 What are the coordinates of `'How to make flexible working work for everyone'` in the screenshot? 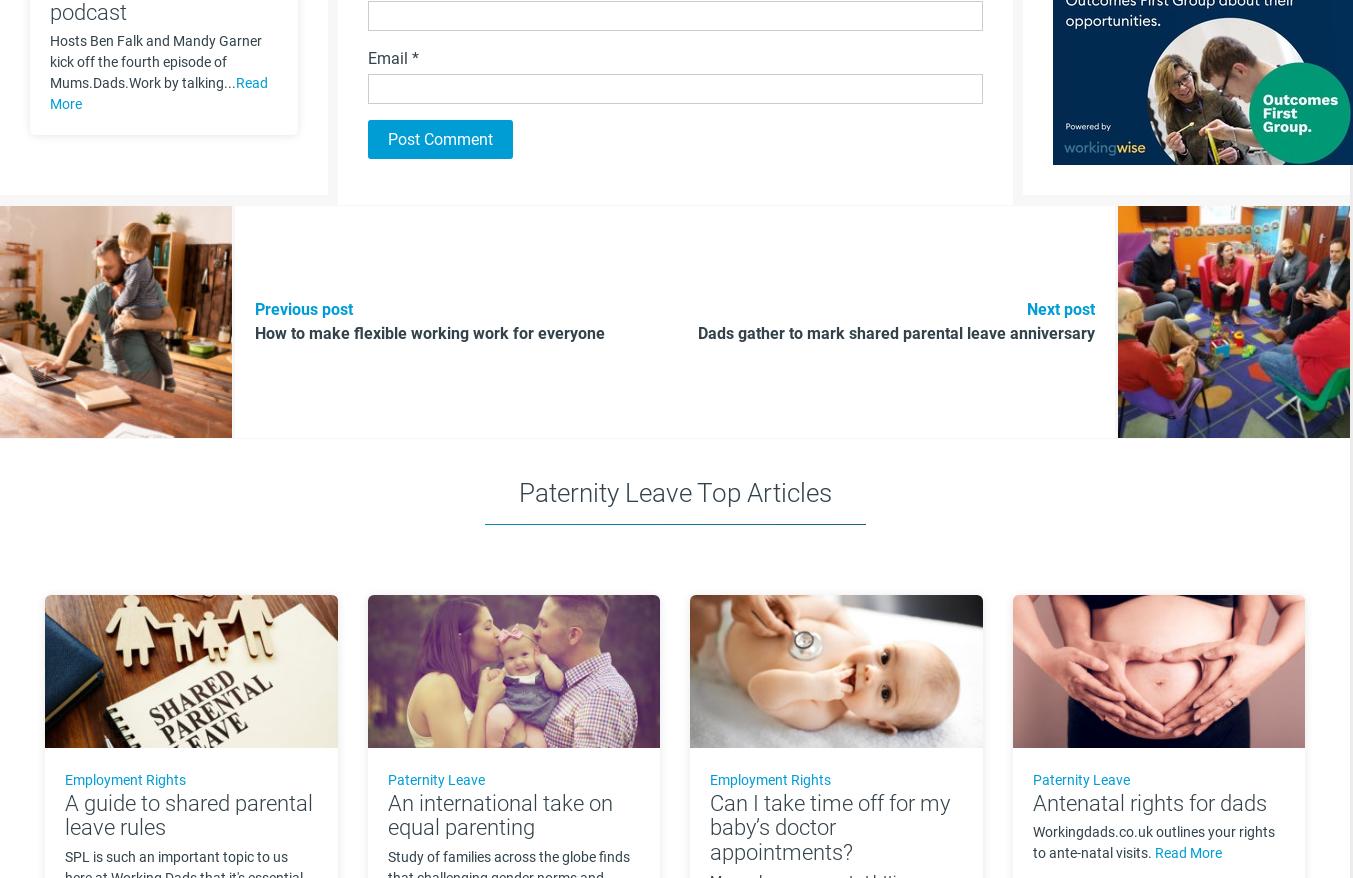 It's located at (429, 333).